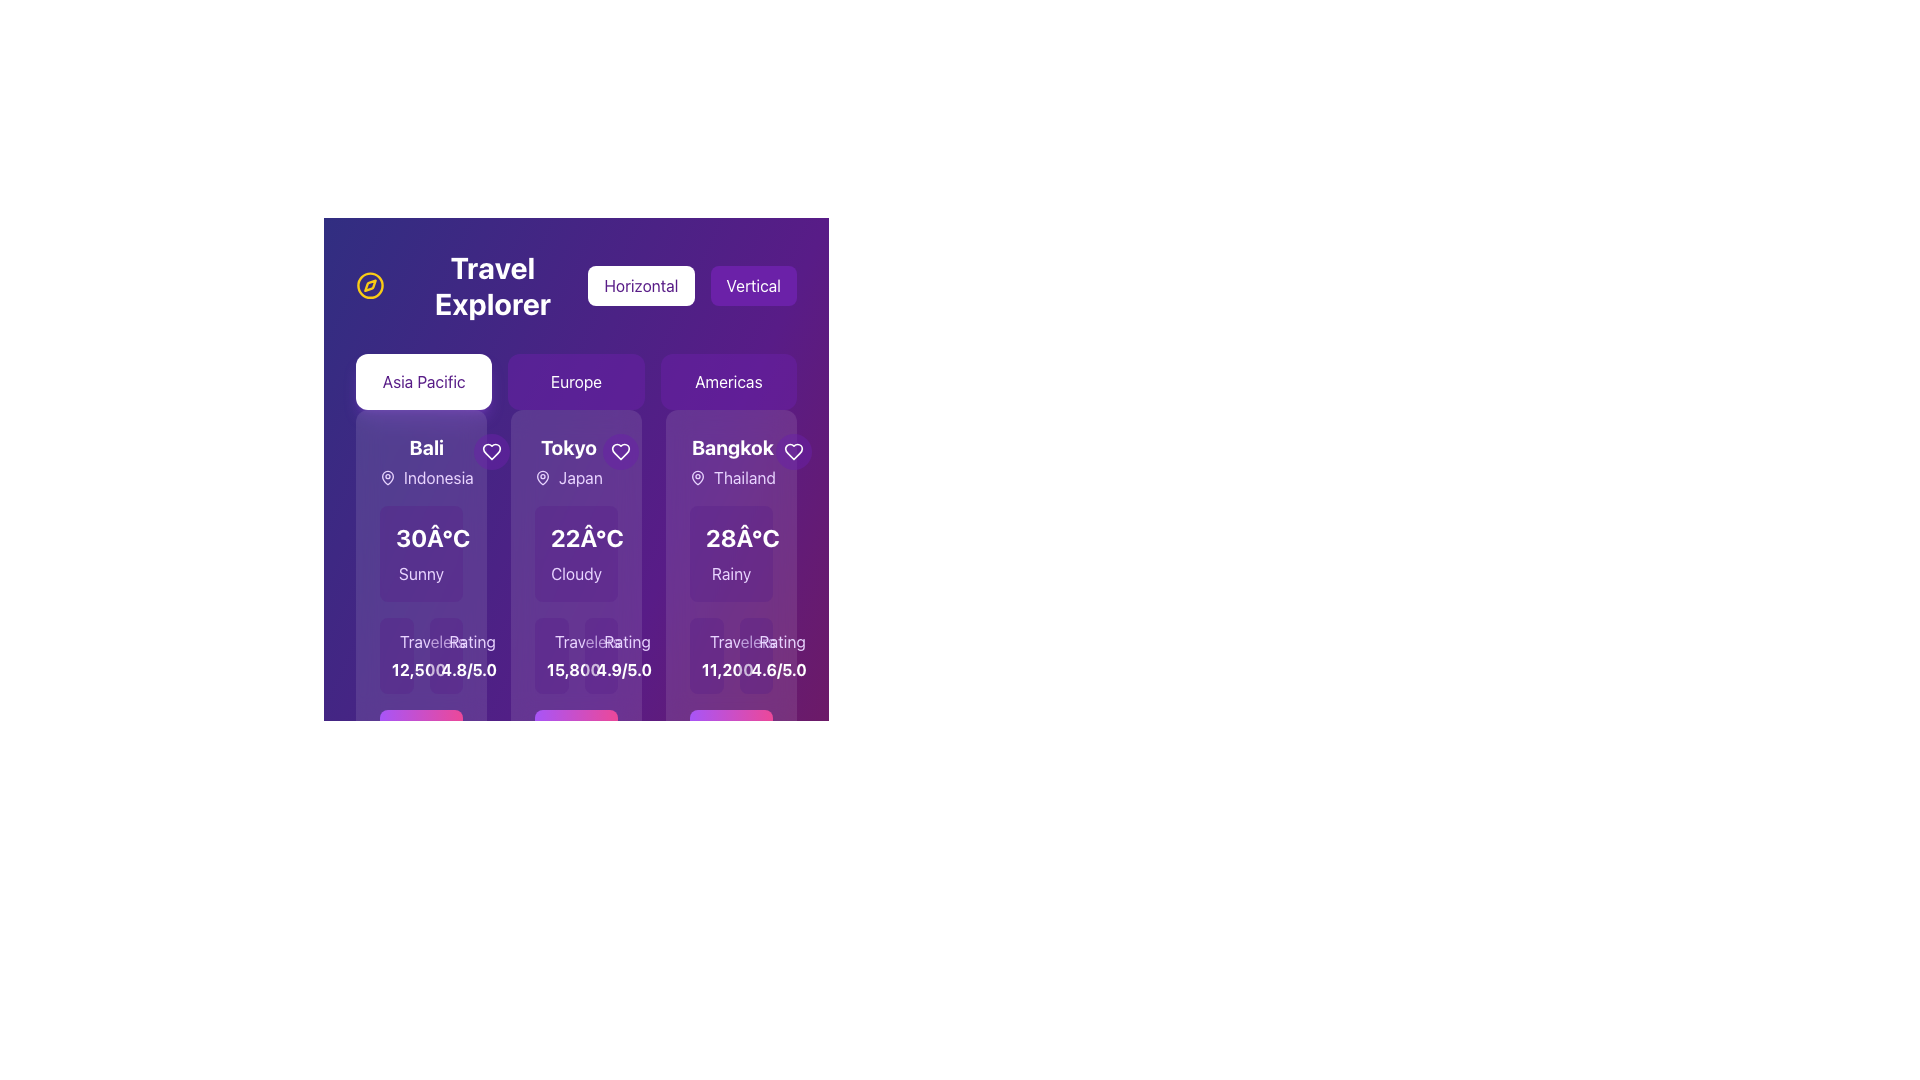 This screenshot has height=1080, width=1920. I want to click on the favoriting button located in the upper-right section of the 'Tokyo' city card within the 'Travel Explorer' interface for keyboard interaction, so click(619, 451).